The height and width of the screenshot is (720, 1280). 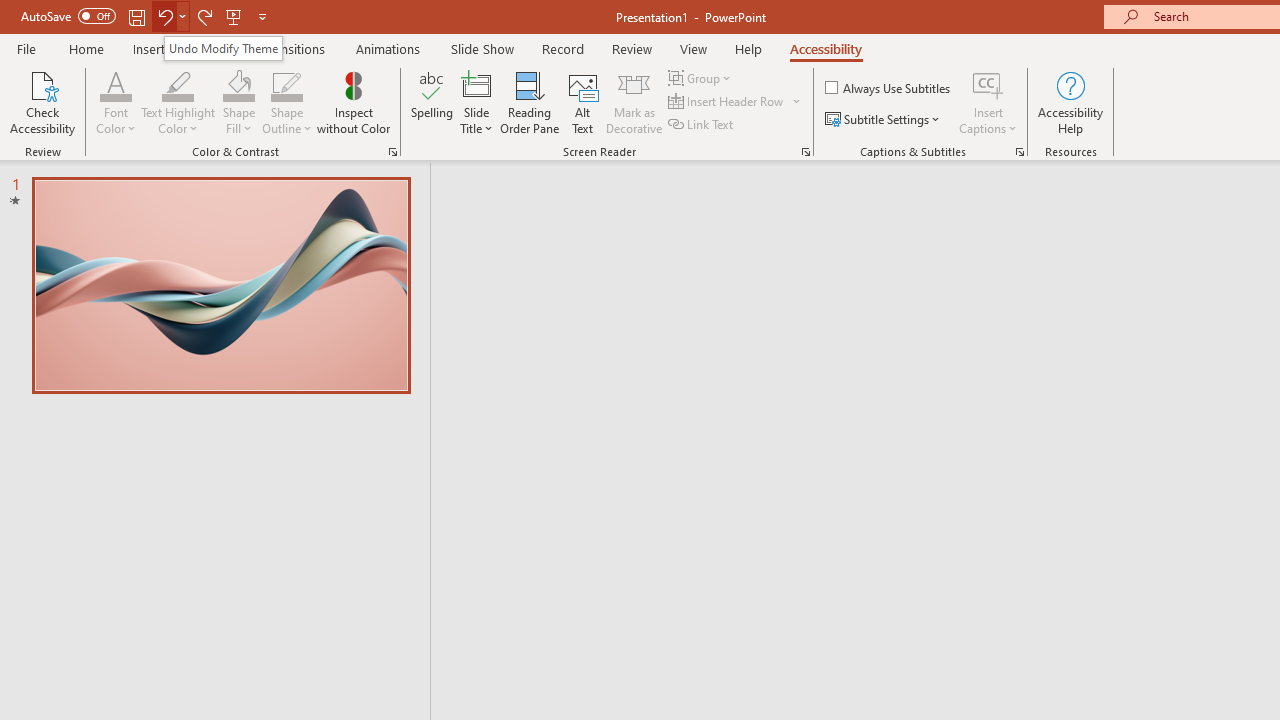 I want to click on 'Always Use Subtitles', so click(x=888, y=86).